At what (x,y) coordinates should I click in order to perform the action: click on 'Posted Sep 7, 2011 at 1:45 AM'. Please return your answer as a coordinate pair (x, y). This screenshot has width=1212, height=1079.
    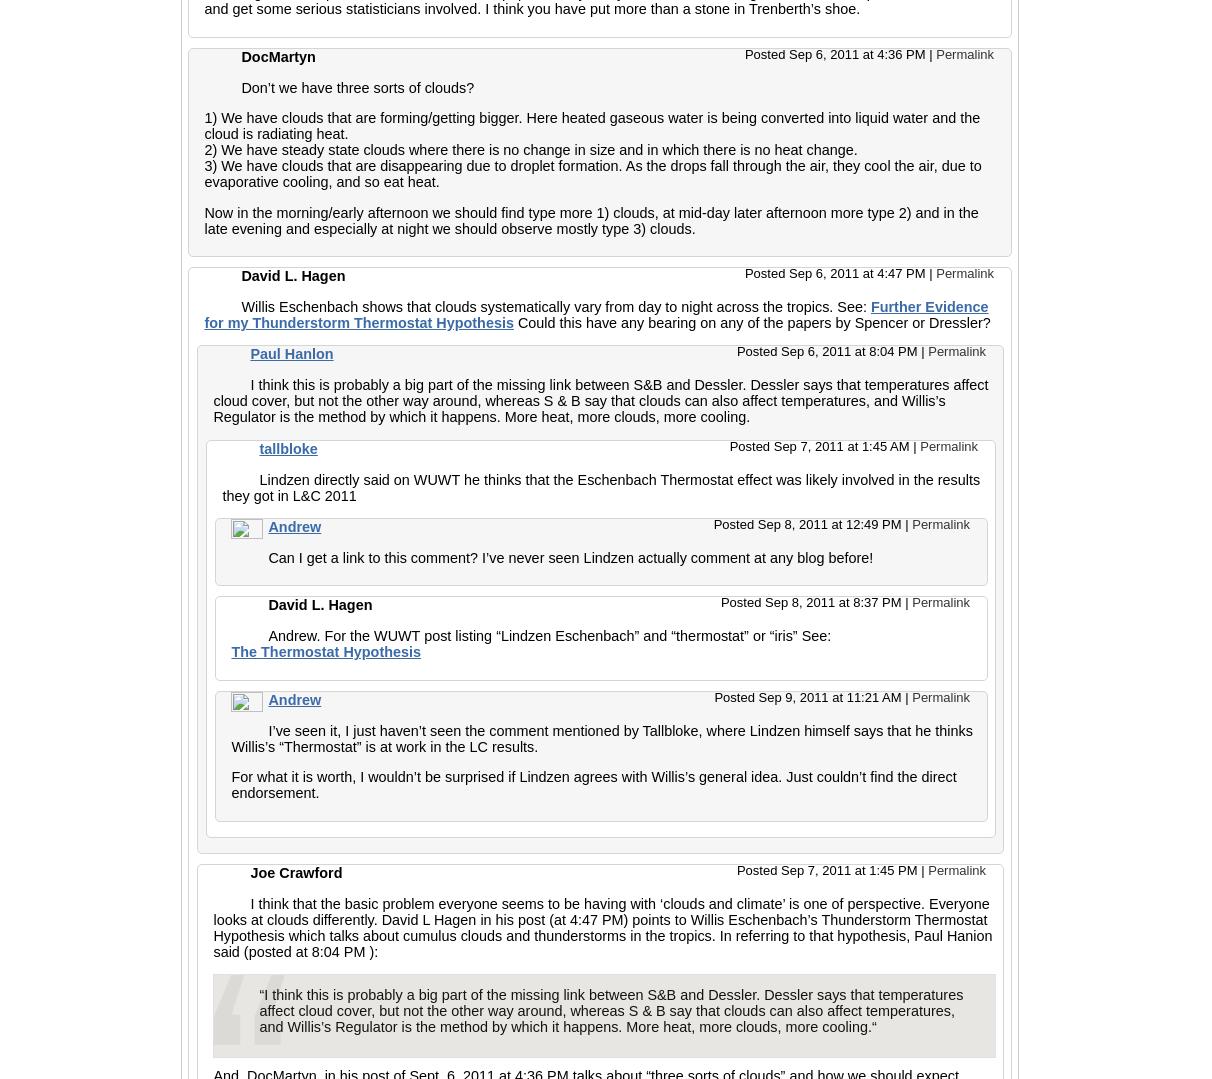
    Looking at the image, I should click on (820, 445).